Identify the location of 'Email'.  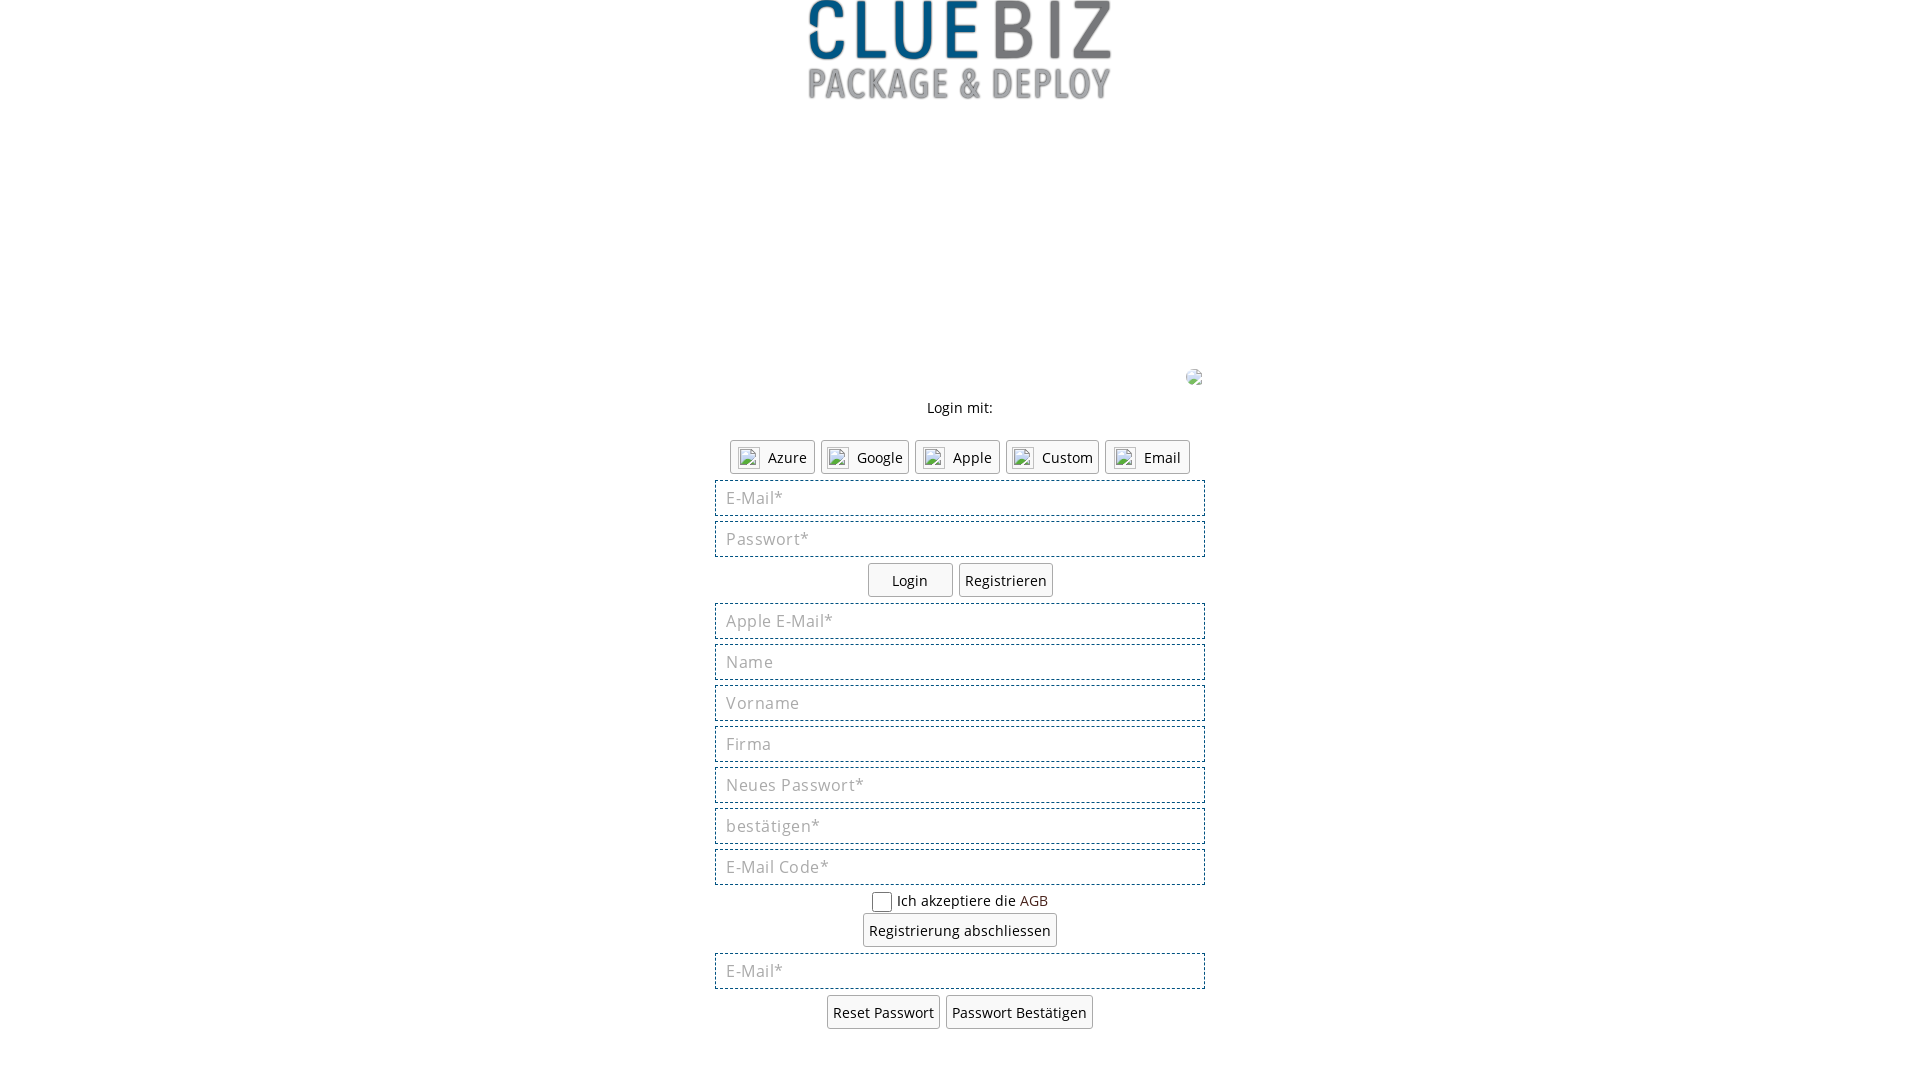
(1147, 456).